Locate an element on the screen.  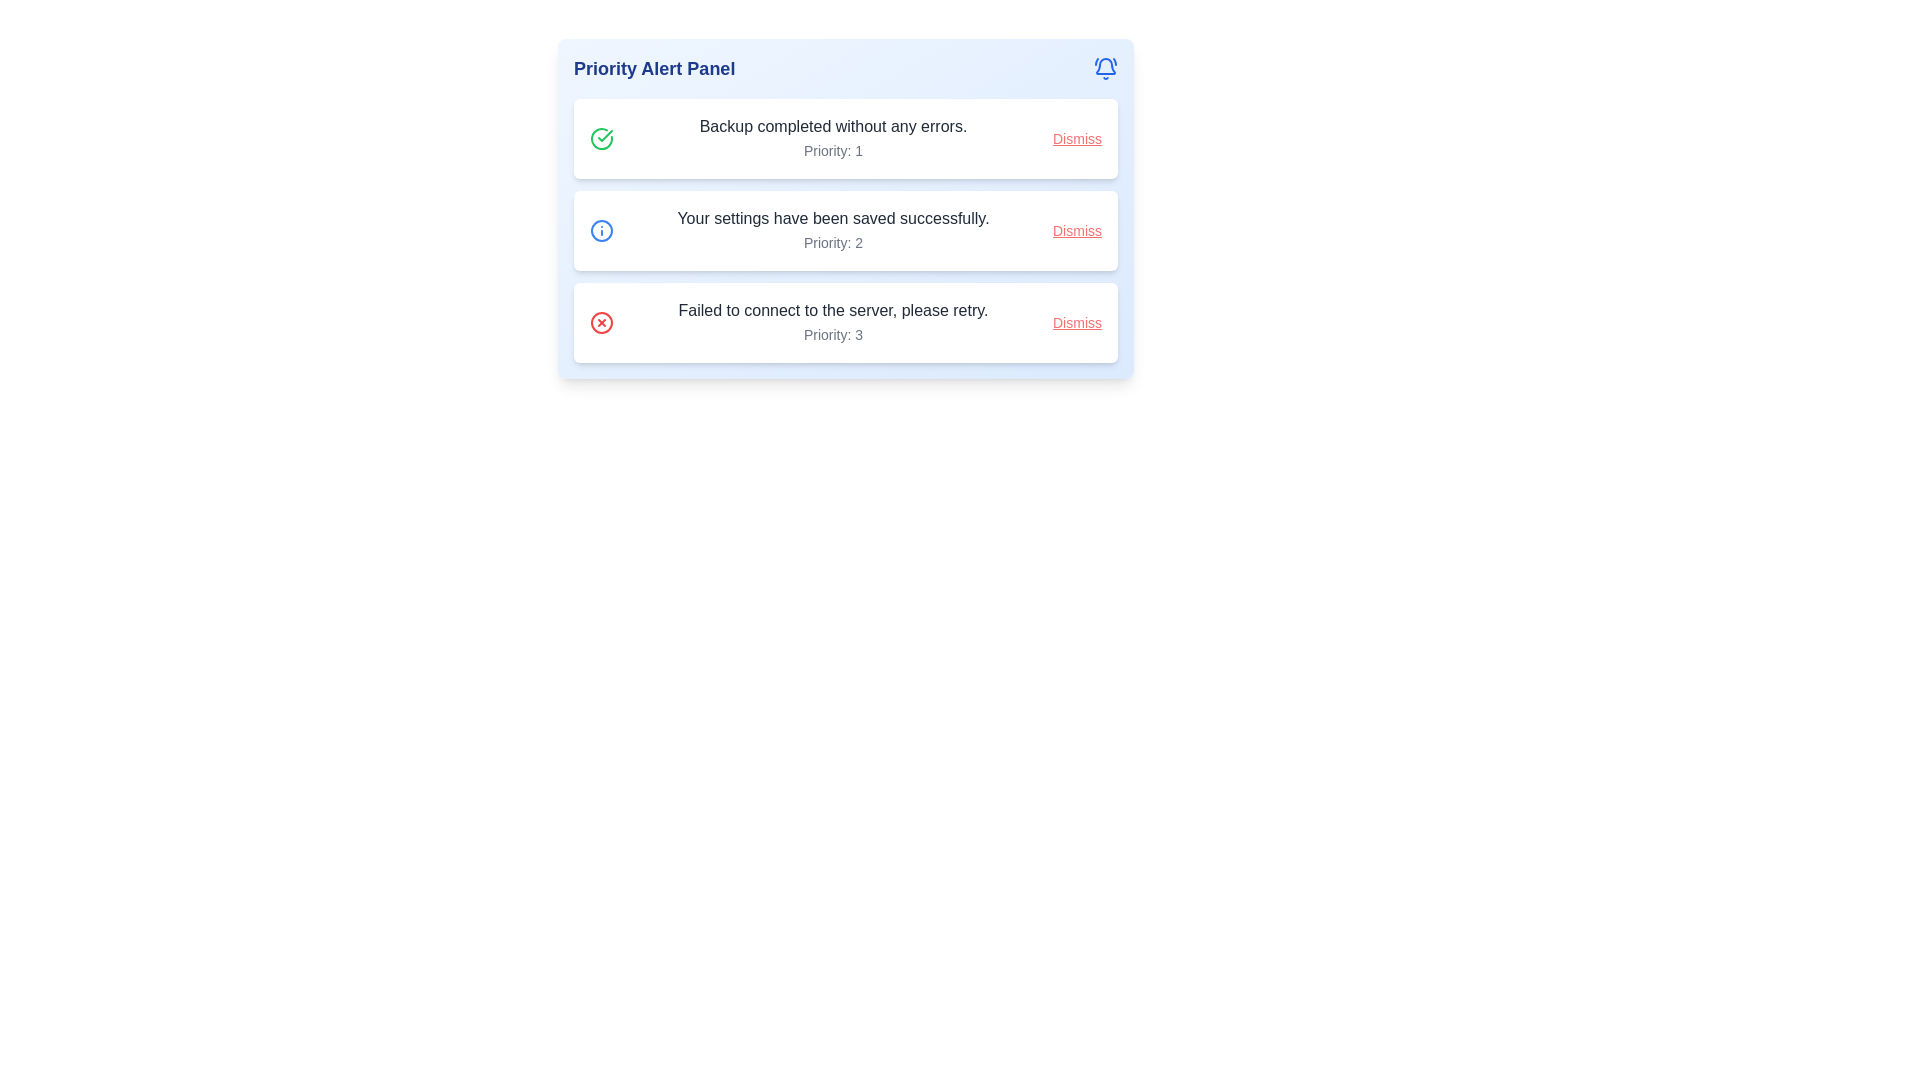
text displayed in the 'Priority Alert Panel' element, which is a prominent text label in dark blue color located in the top-left area of the interface is located at coordinates (654, 68).